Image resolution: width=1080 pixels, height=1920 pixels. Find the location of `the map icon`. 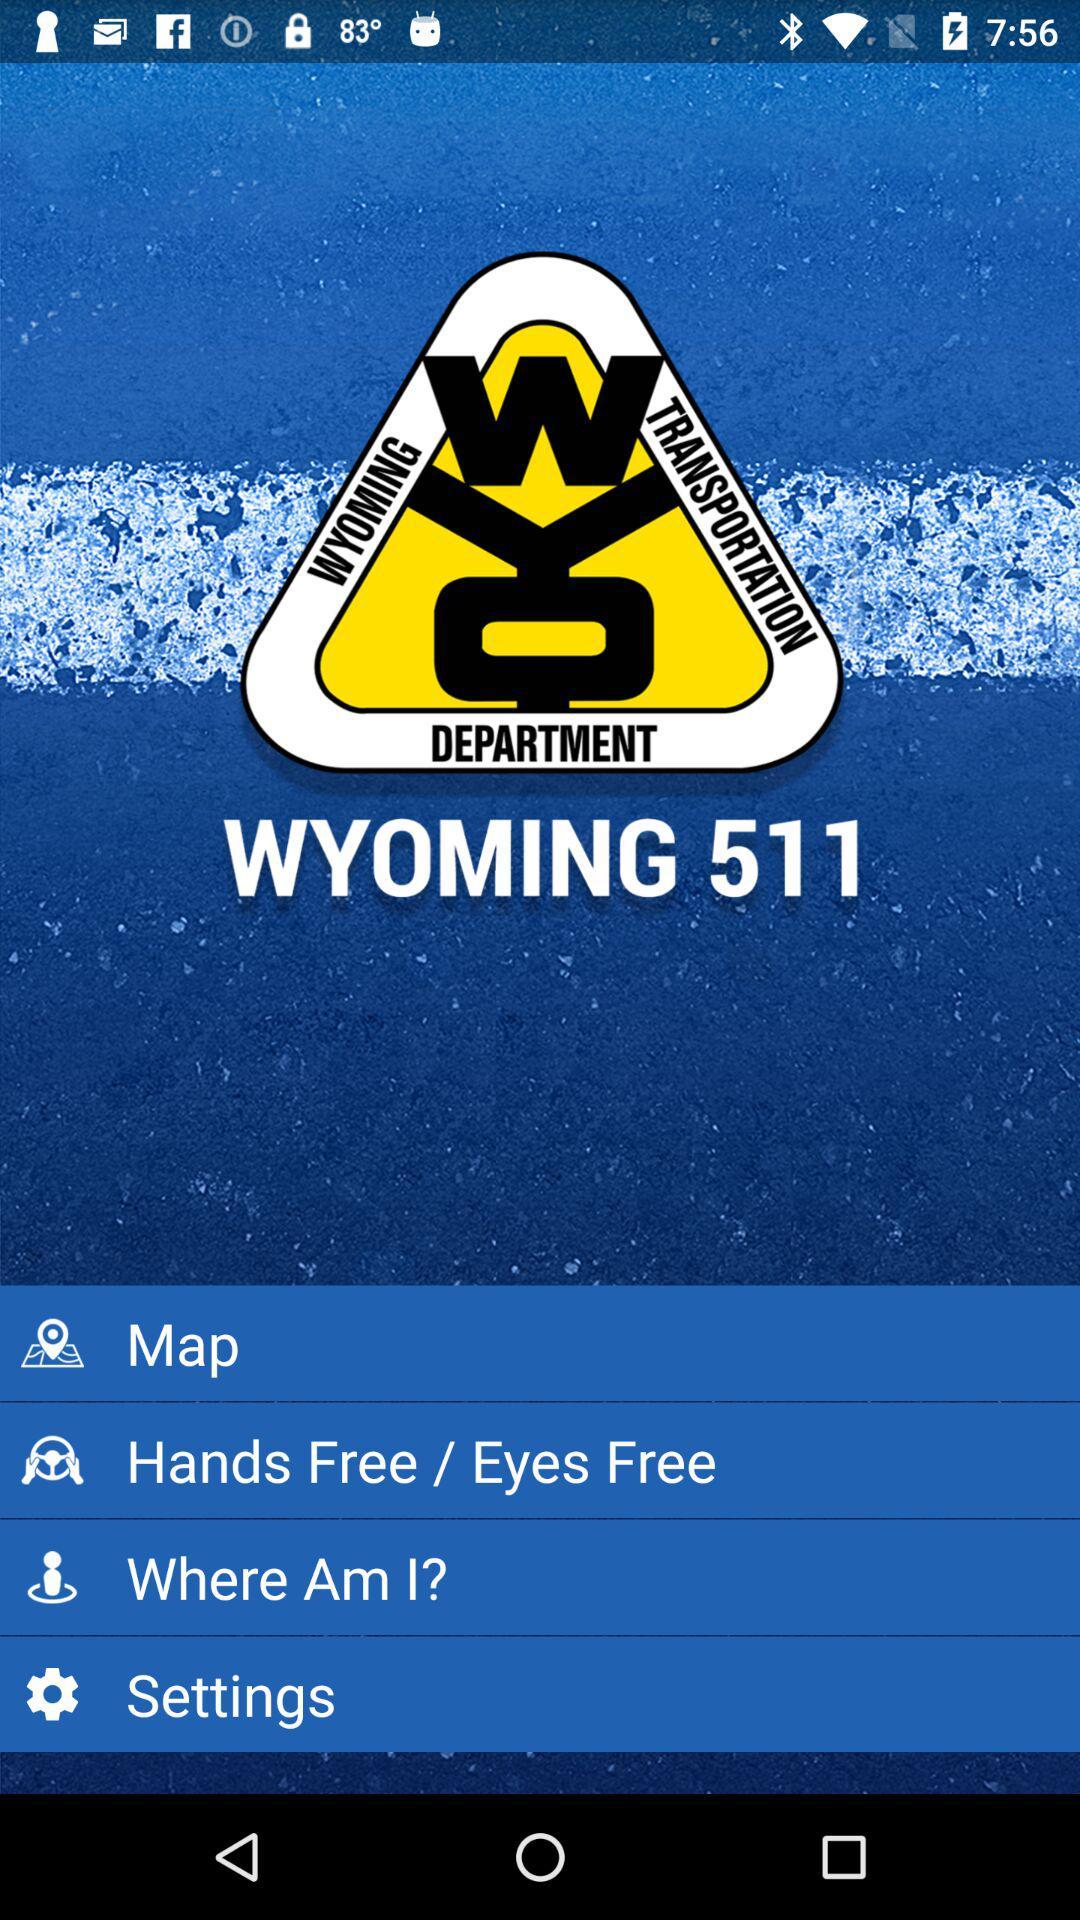

the map icon is located at coordinates (540, 1343).